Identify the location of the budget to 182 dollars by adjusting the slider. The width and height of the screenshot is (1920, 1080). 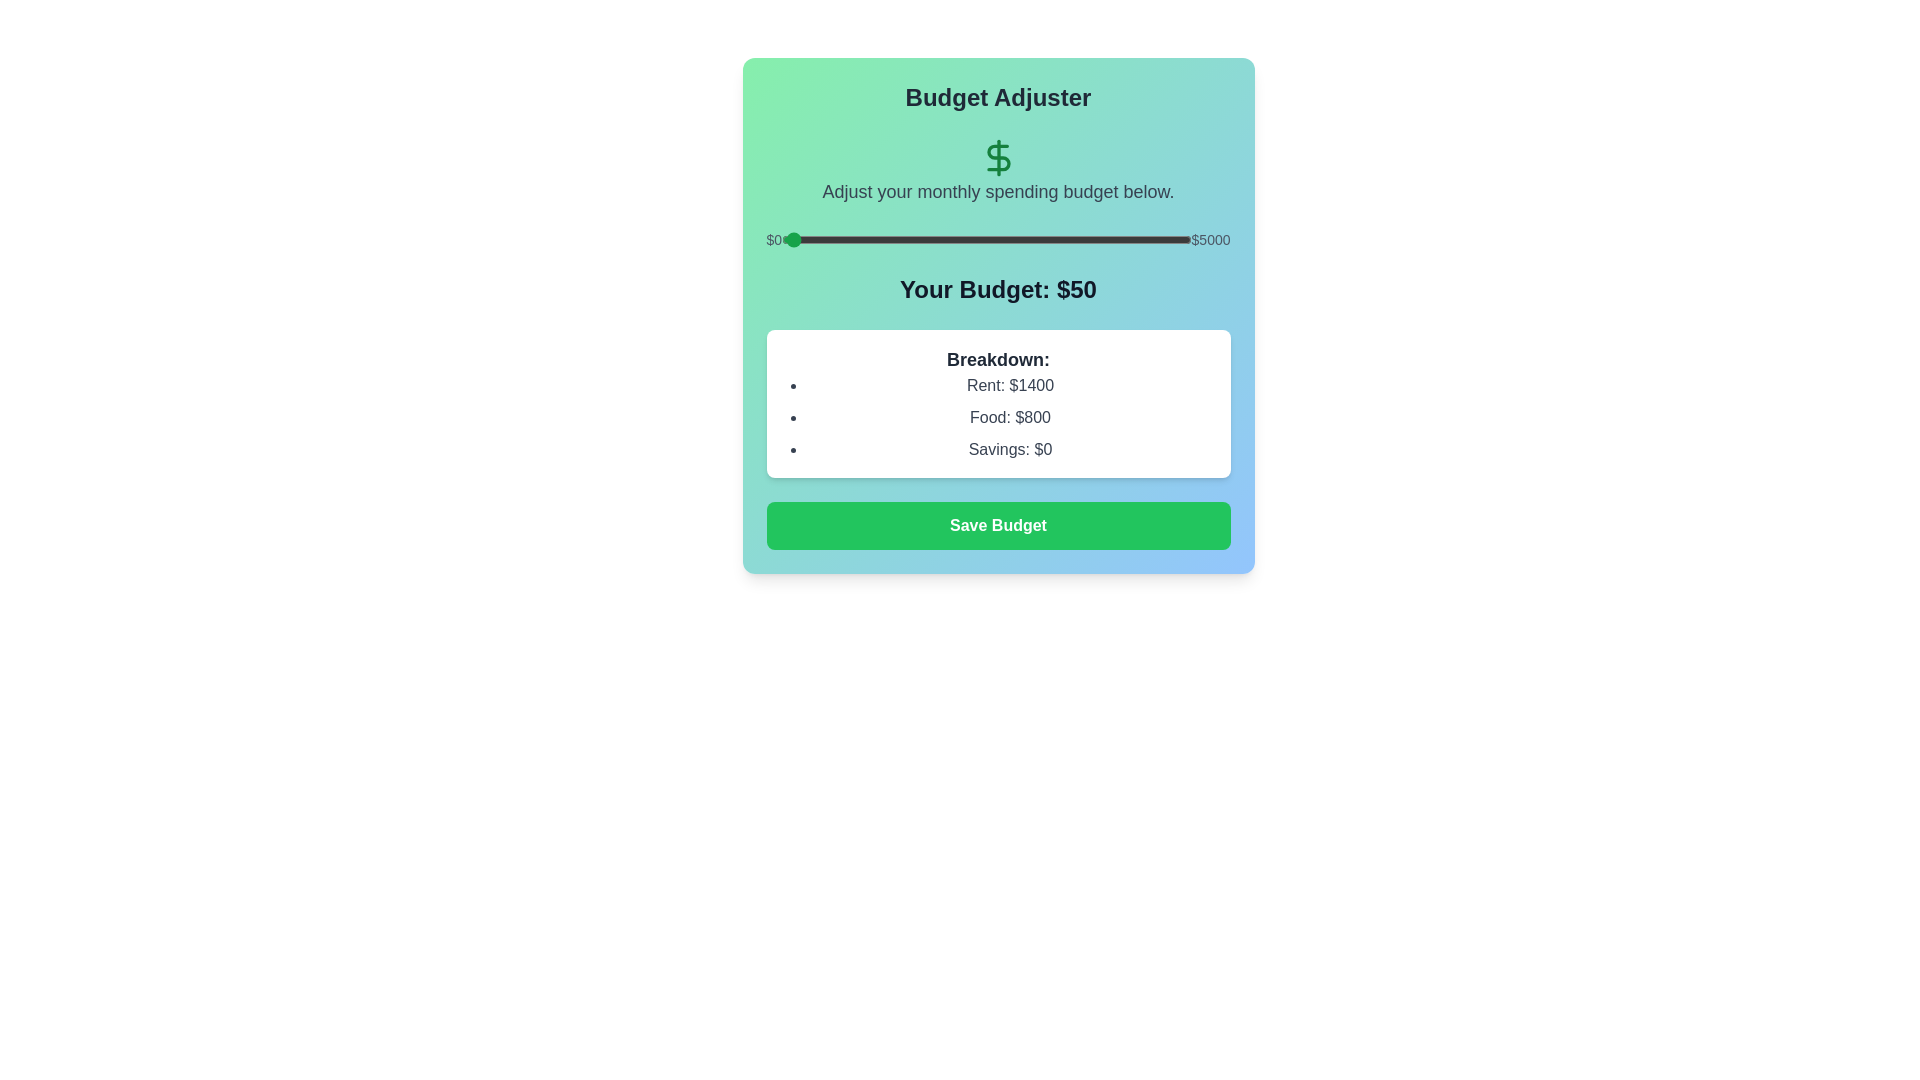
(795, 238).